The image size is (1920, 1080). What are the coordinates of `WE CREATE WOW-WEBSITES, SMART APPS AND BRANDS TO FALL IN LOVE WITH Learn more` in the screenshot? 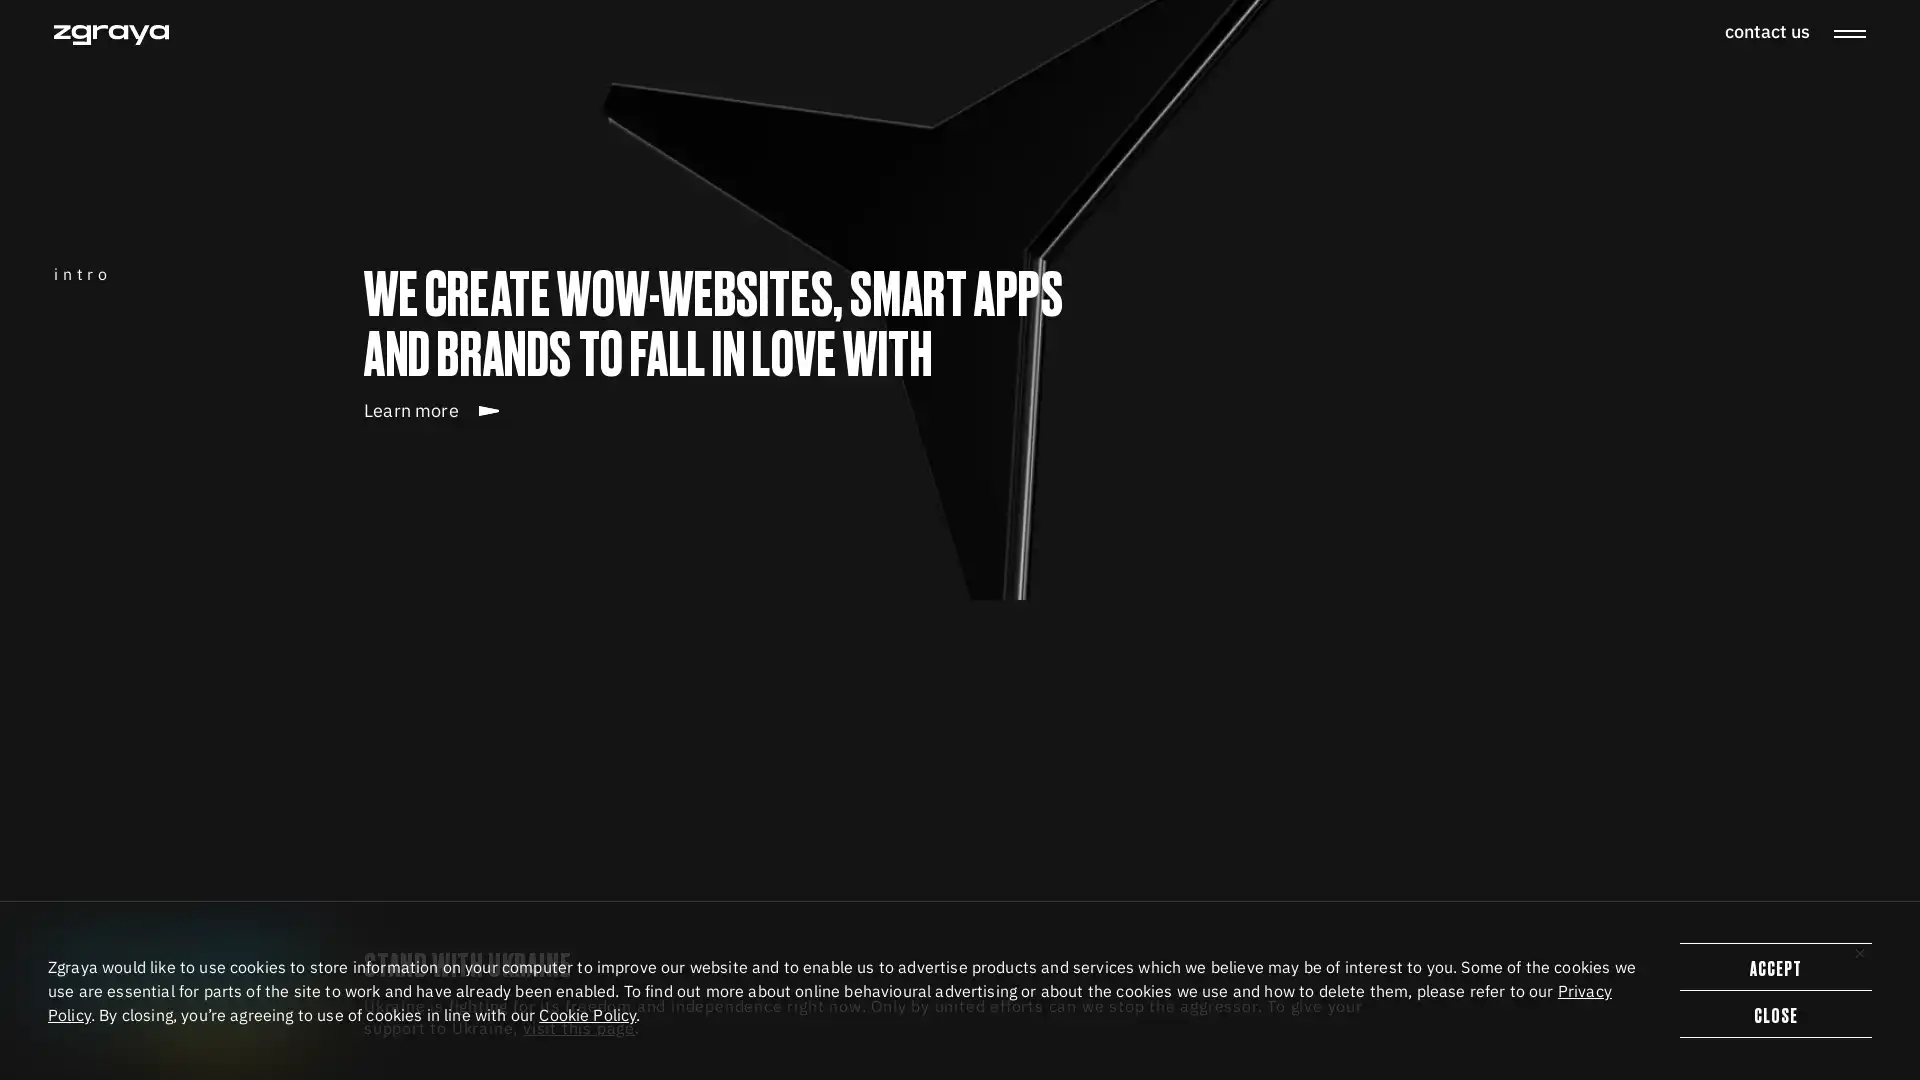 It's located at (725, 582).